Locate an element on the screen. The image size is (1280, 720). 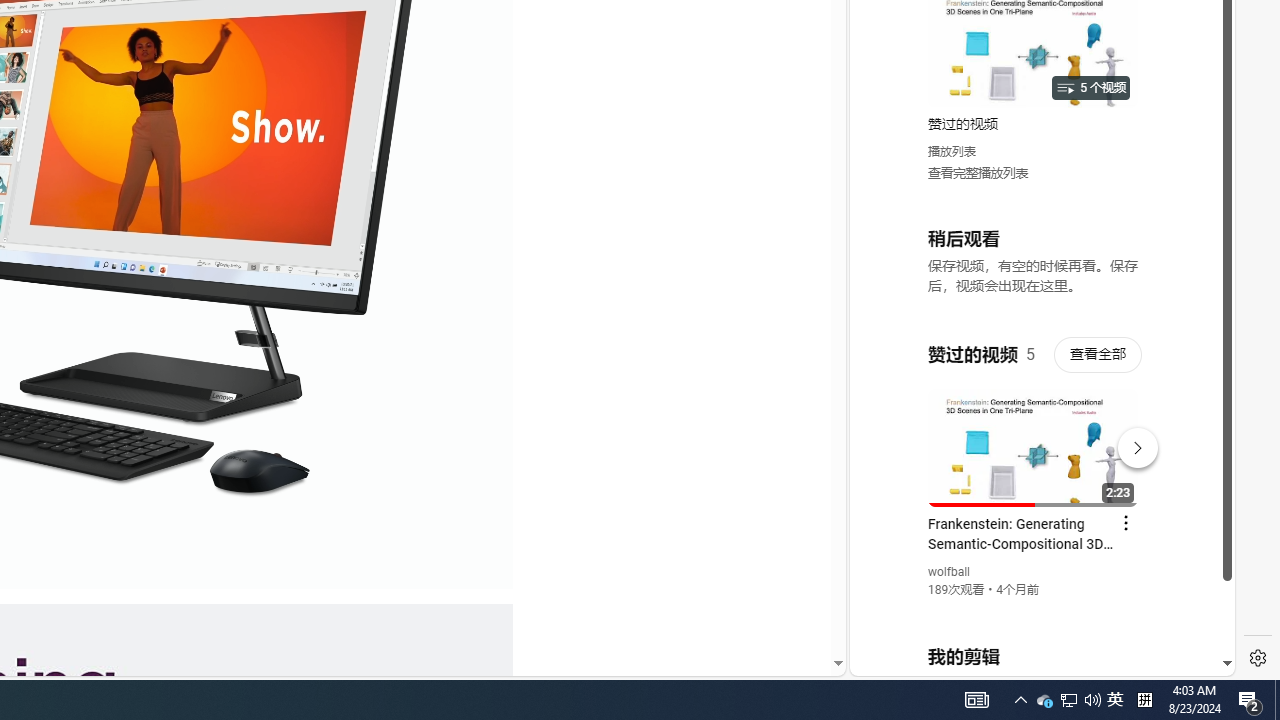
'wolfball' is located at coordinates (948, 572).